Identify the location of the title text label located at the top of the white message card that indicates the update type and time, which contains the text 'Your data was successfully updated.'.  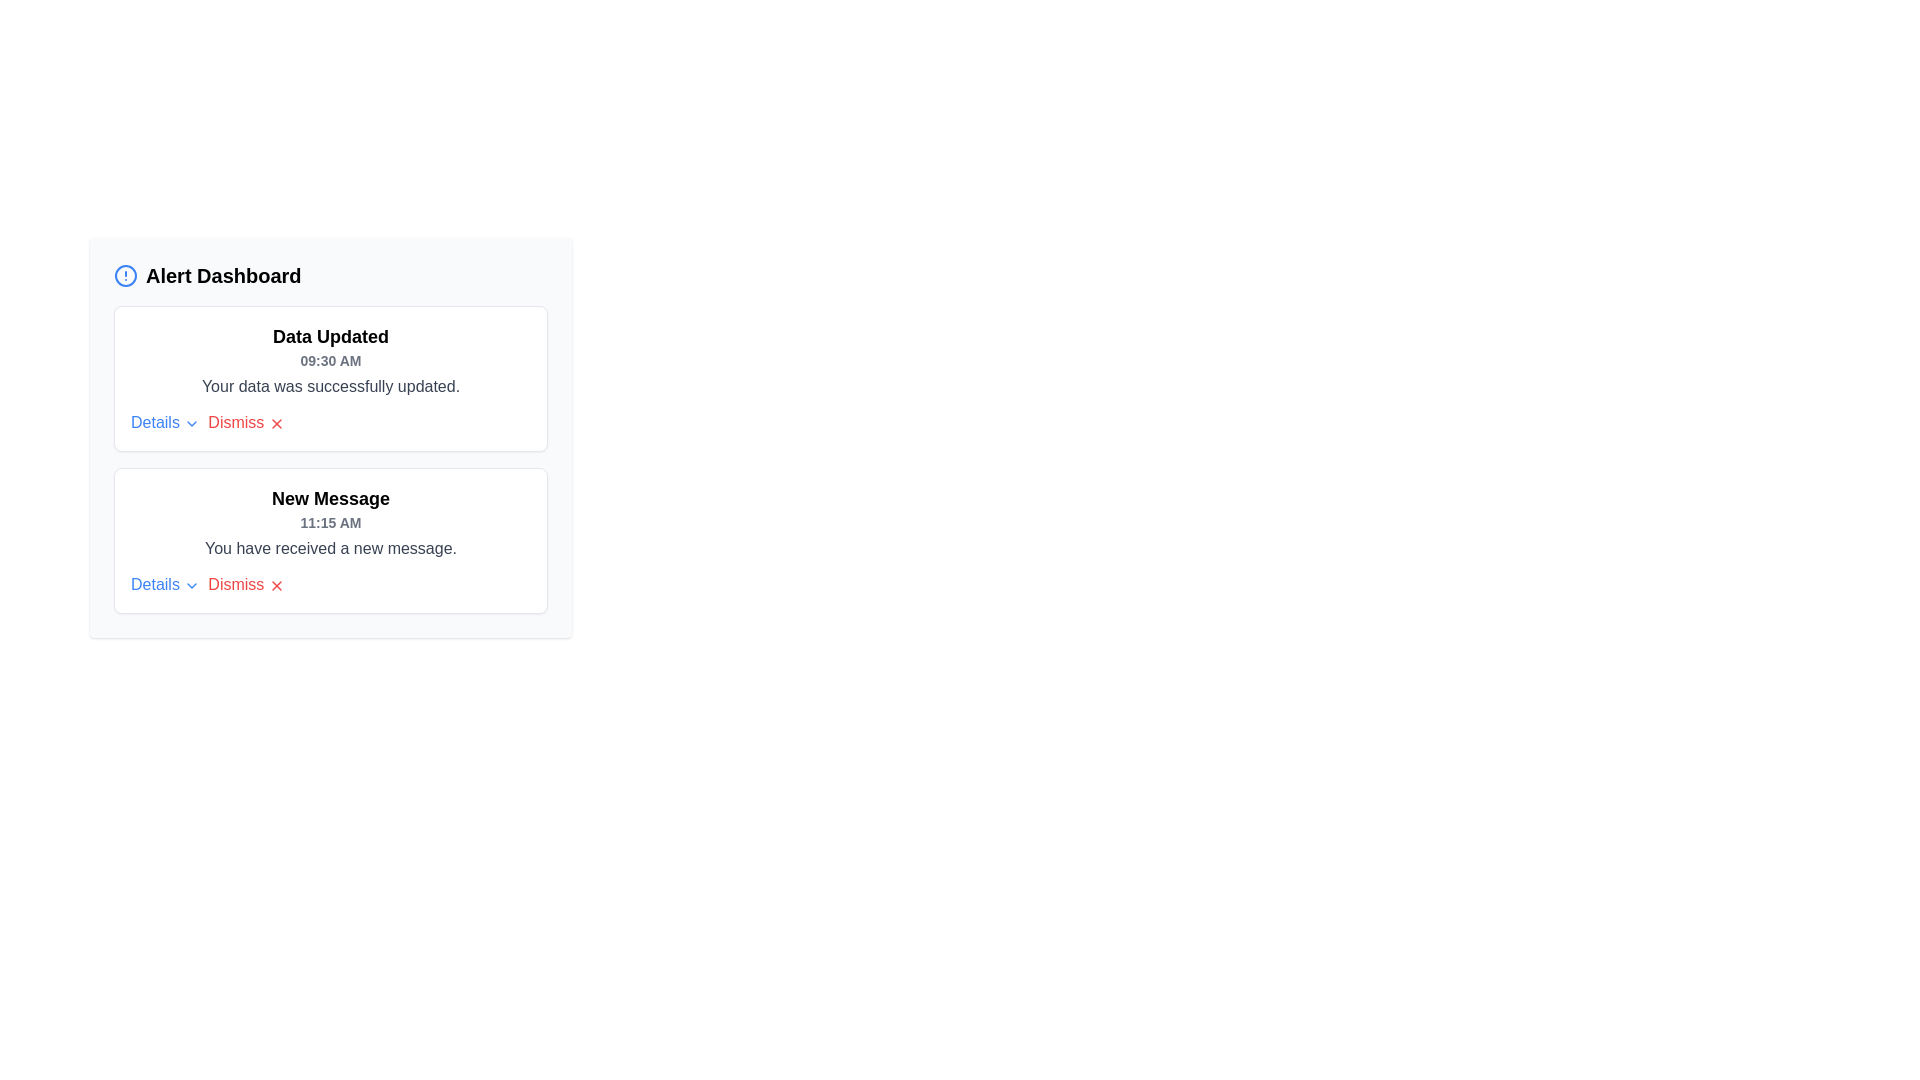
(331, 346).